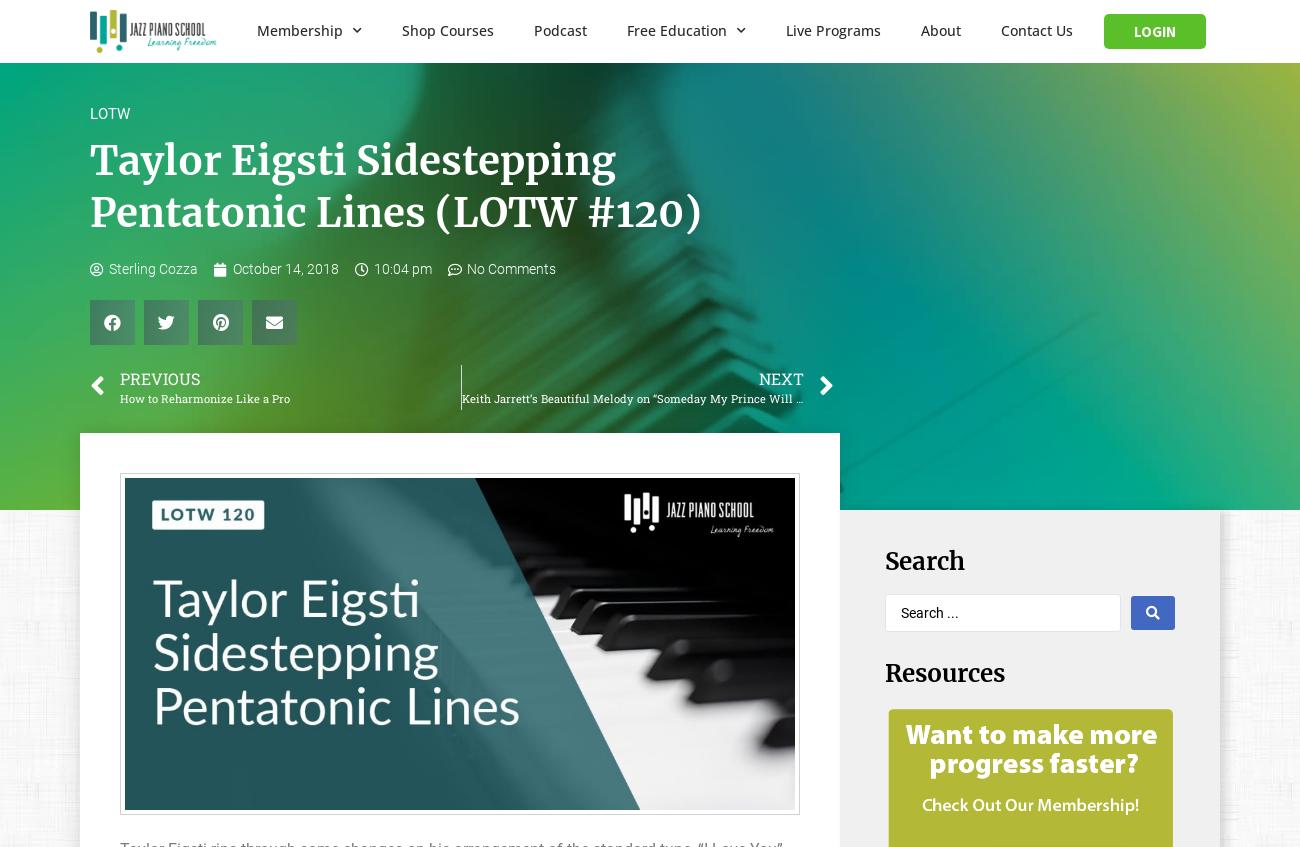 The height and width of the screenshot is (847, 1300). What do you see at coordinates (833, 29) in the screenshot?
I see `'Live Programs'` at bounding box center [833, 29].